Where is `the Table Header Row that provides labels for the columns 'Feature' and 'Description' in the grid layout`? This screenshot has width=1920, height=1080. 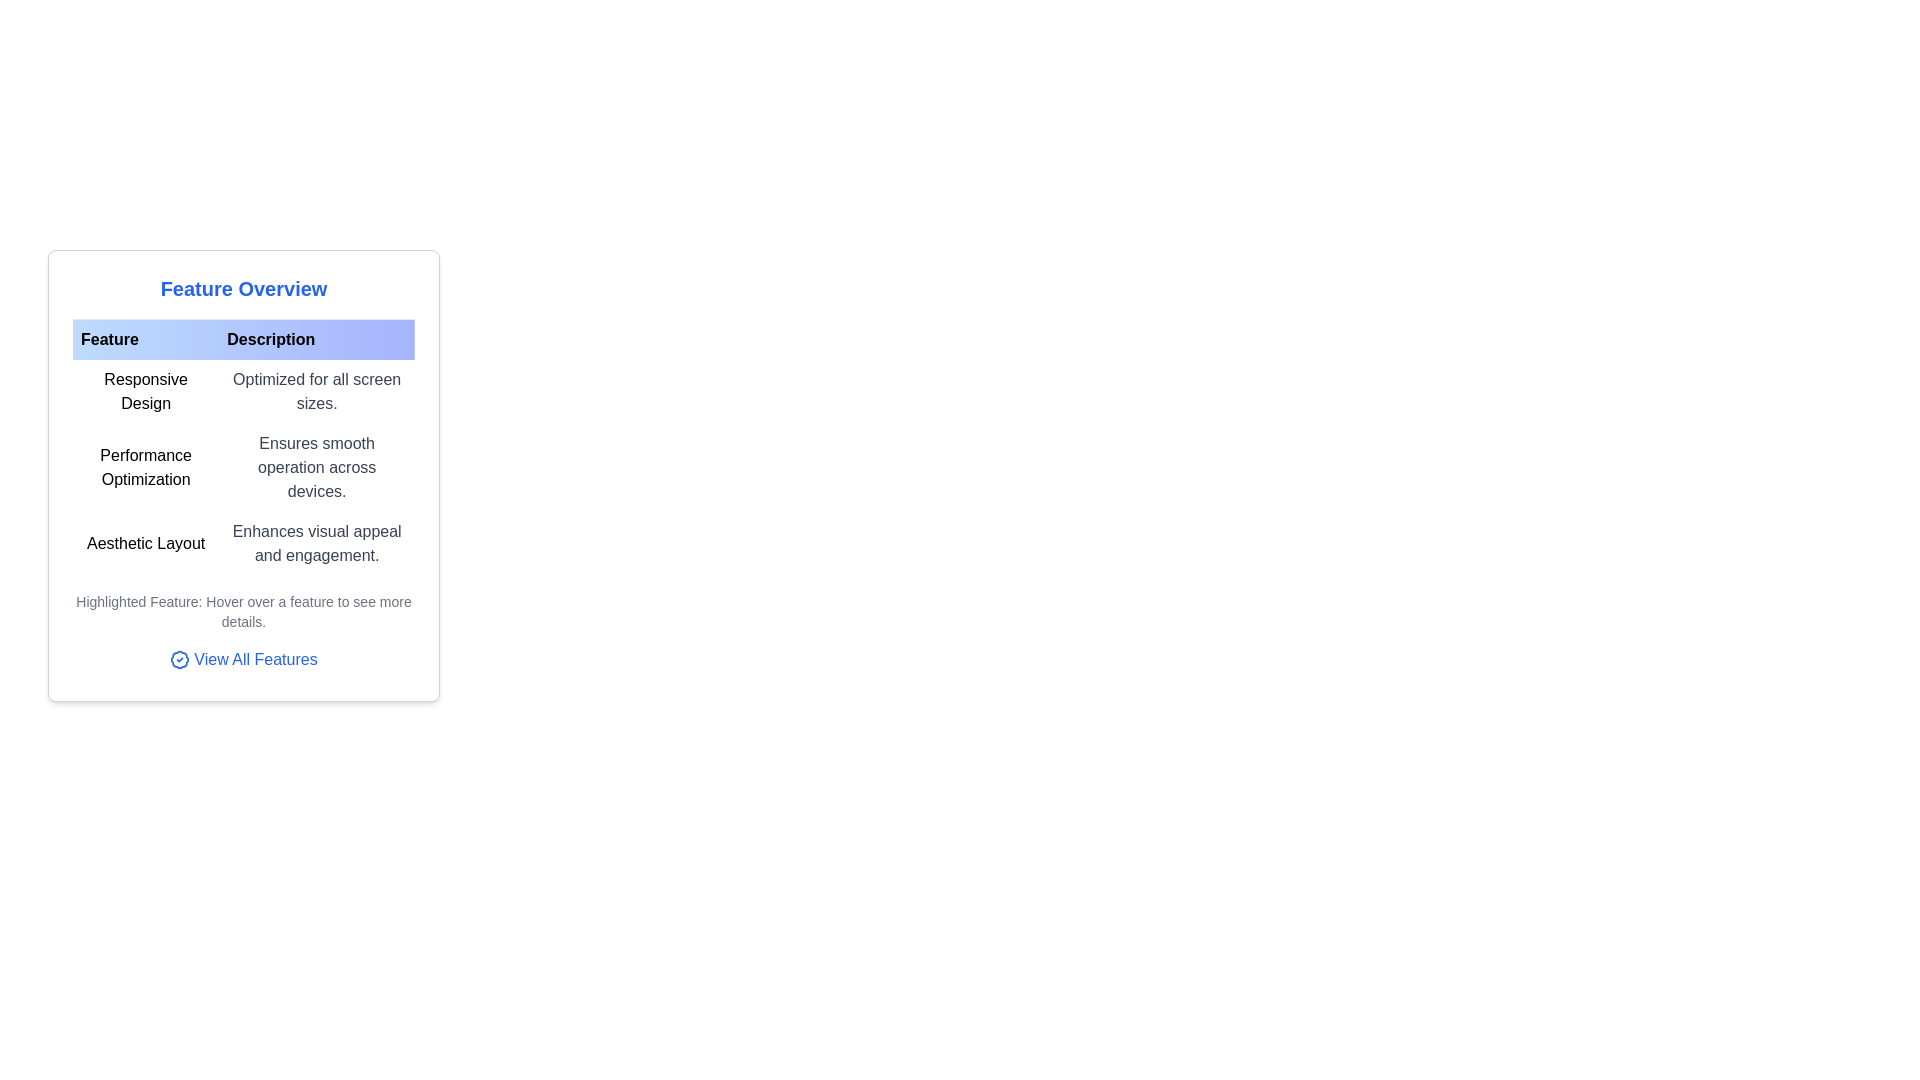 the Table Header Row that provides labels for the columns 'Feature' and 'Description' in the grid layout is located at coordinates (243, 338).